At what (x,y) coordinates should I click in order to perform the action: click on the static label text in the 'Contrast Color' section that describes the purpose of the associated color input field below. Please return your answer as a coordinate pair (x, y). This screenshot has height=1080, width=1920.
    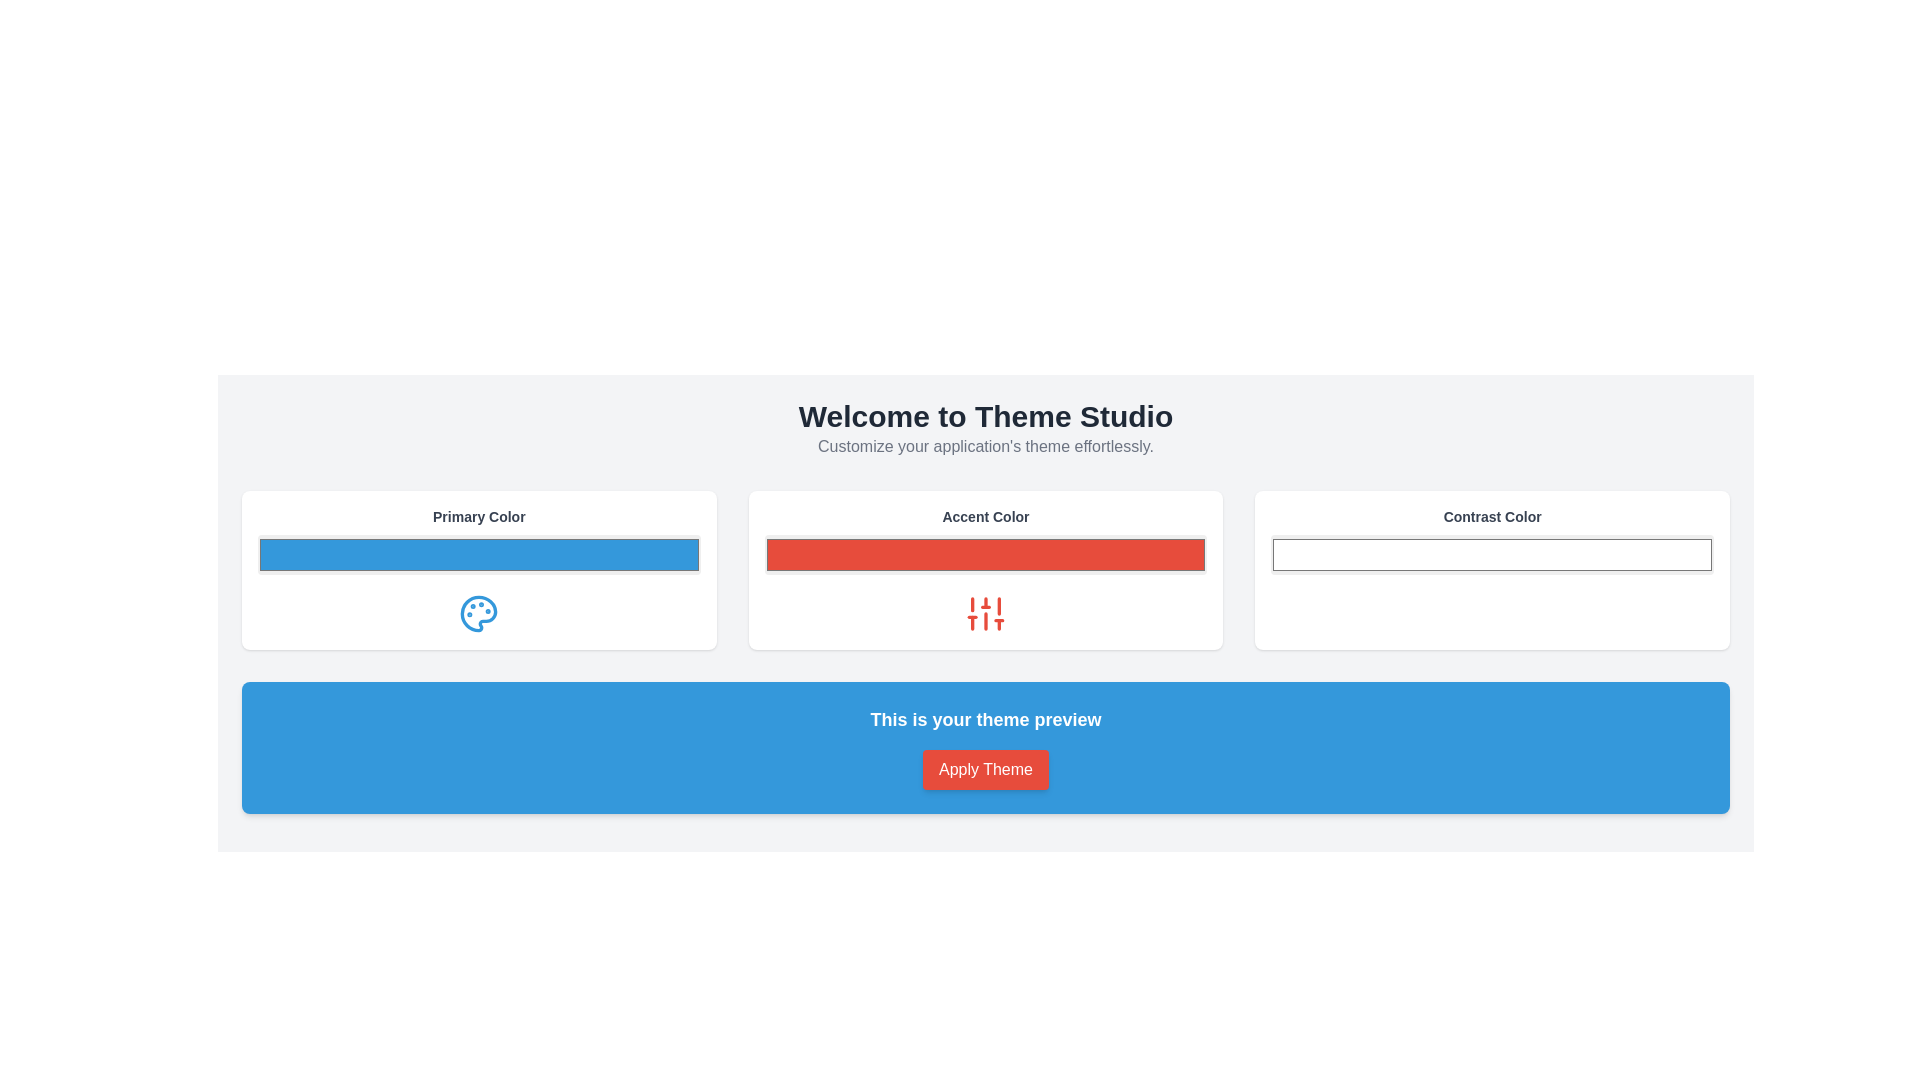
    Looking at the image, I should click on (1492, 515).